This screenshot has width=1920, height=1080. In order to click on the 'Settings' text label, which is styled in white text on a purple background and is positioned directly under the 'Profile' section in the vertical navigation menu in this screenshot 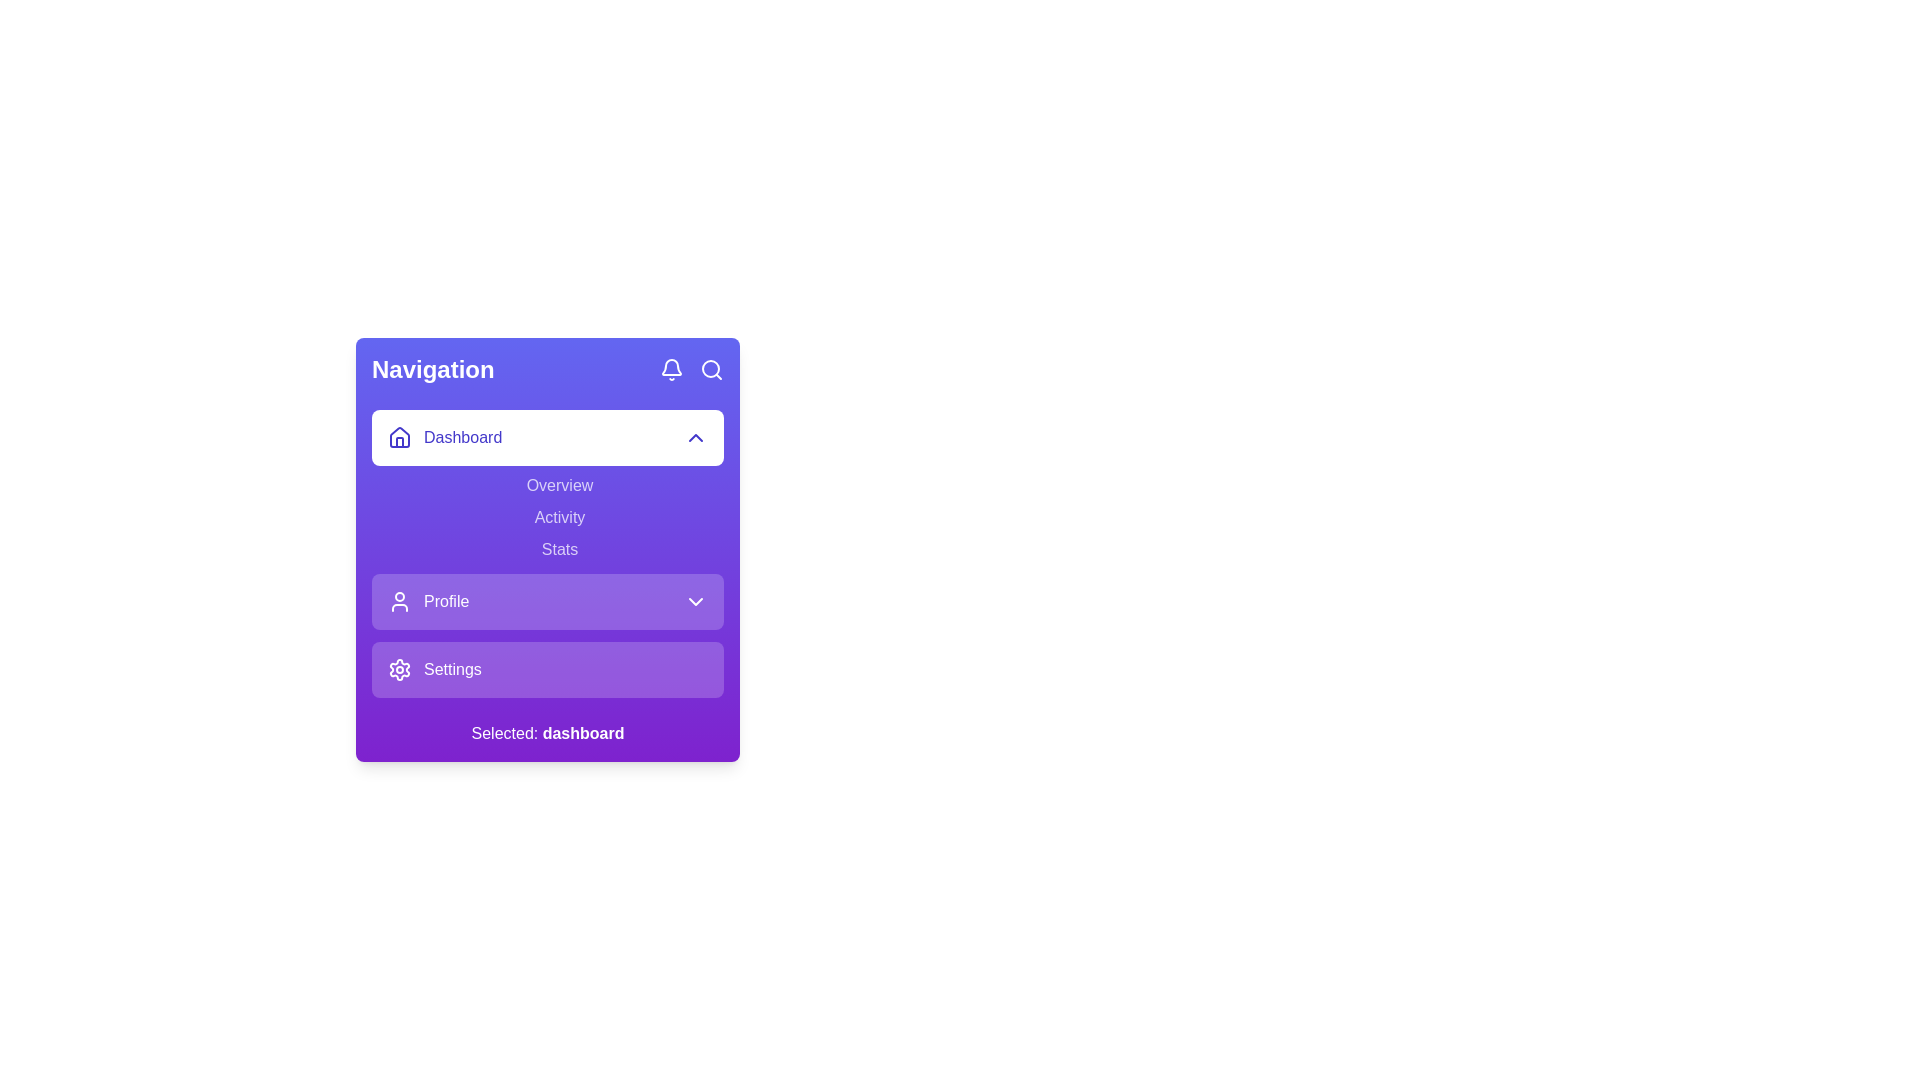, I will do `click(451, 670)`.